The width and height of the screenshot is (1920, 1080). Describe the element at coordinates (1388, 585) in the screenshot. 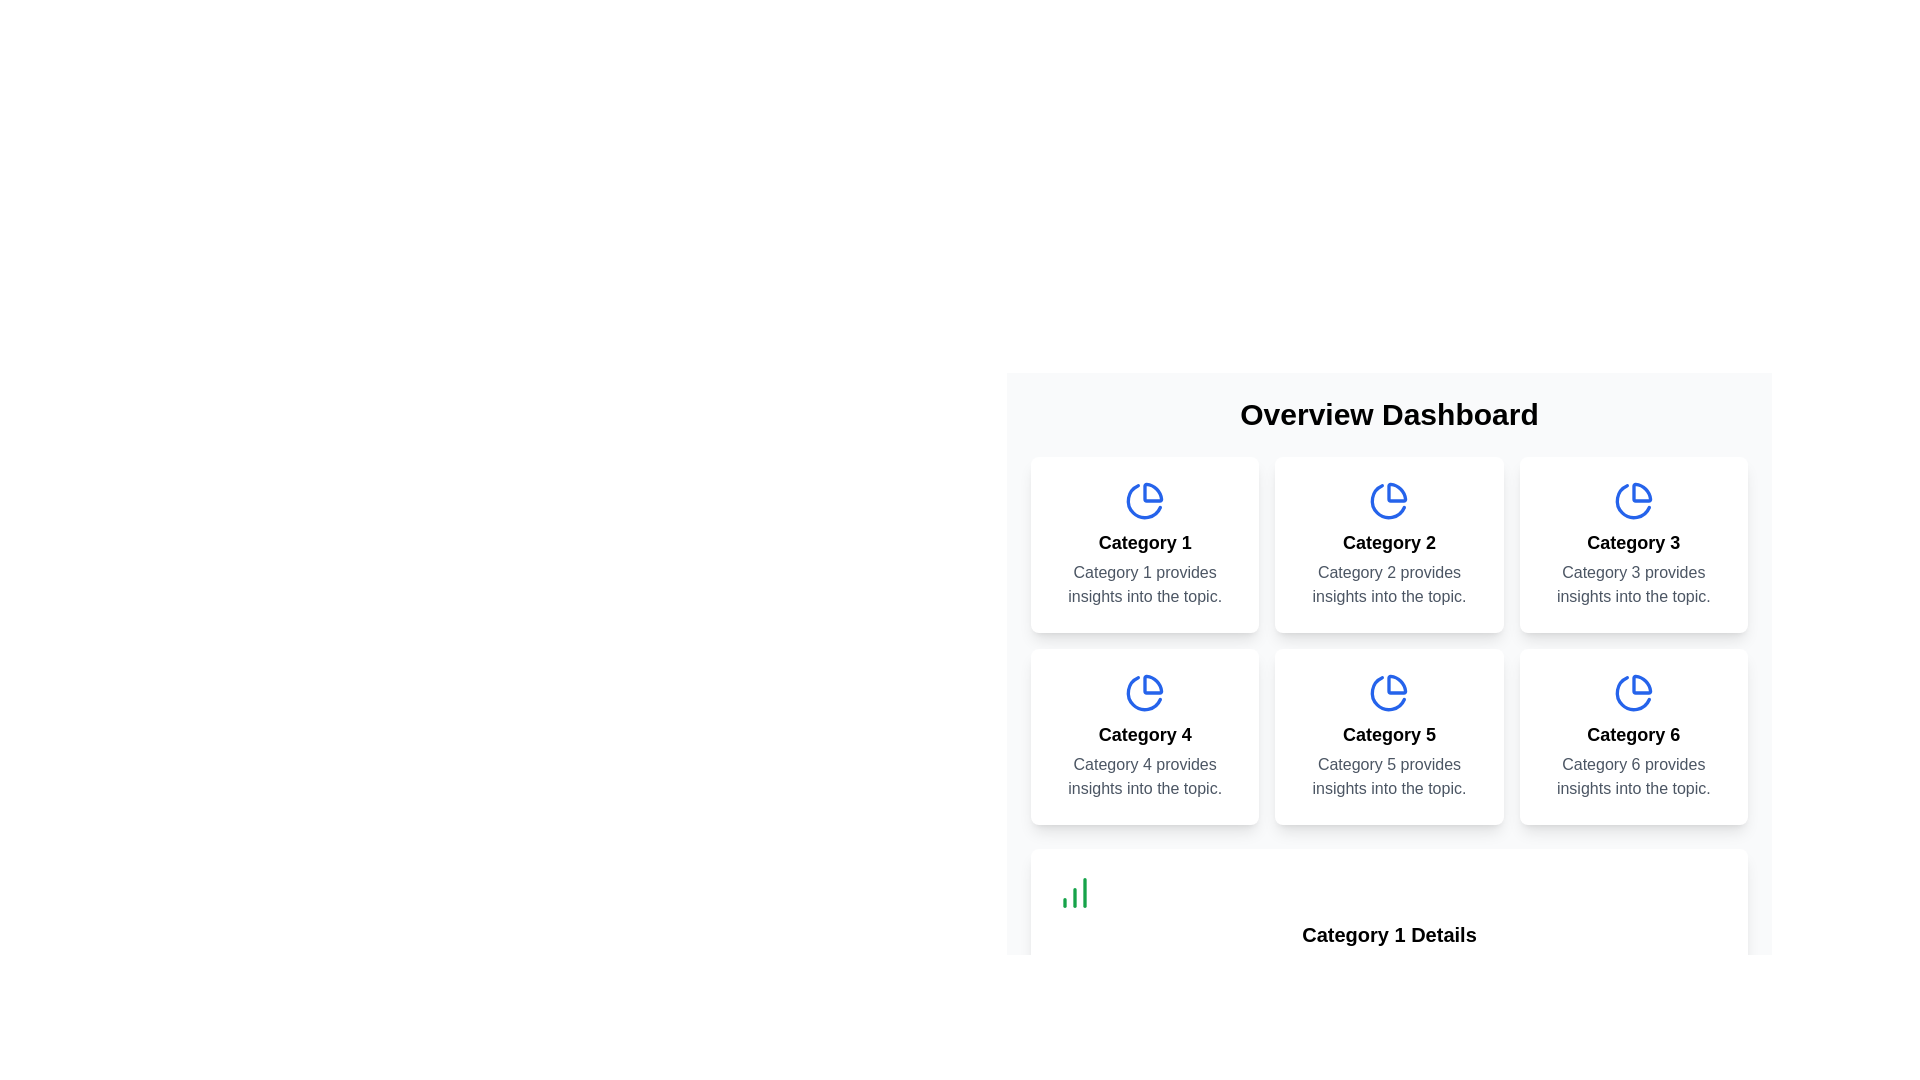

I see `text block that is styled in gray and located below the heading 'Category 2', which reads 'Category 2 provides insights into the topic.'` at that location.